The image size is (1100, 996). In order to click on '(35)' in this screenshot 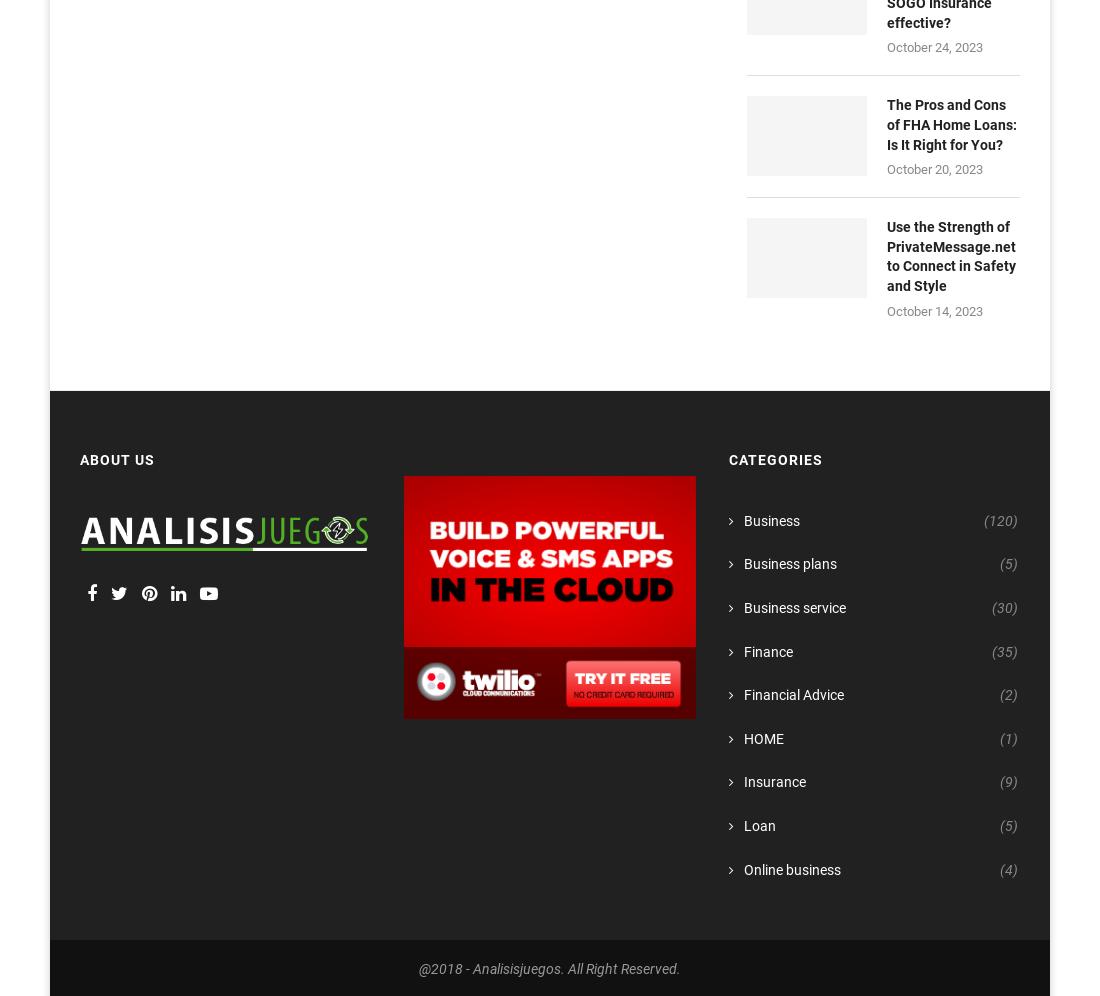, I will do `click(1002, 649)`.